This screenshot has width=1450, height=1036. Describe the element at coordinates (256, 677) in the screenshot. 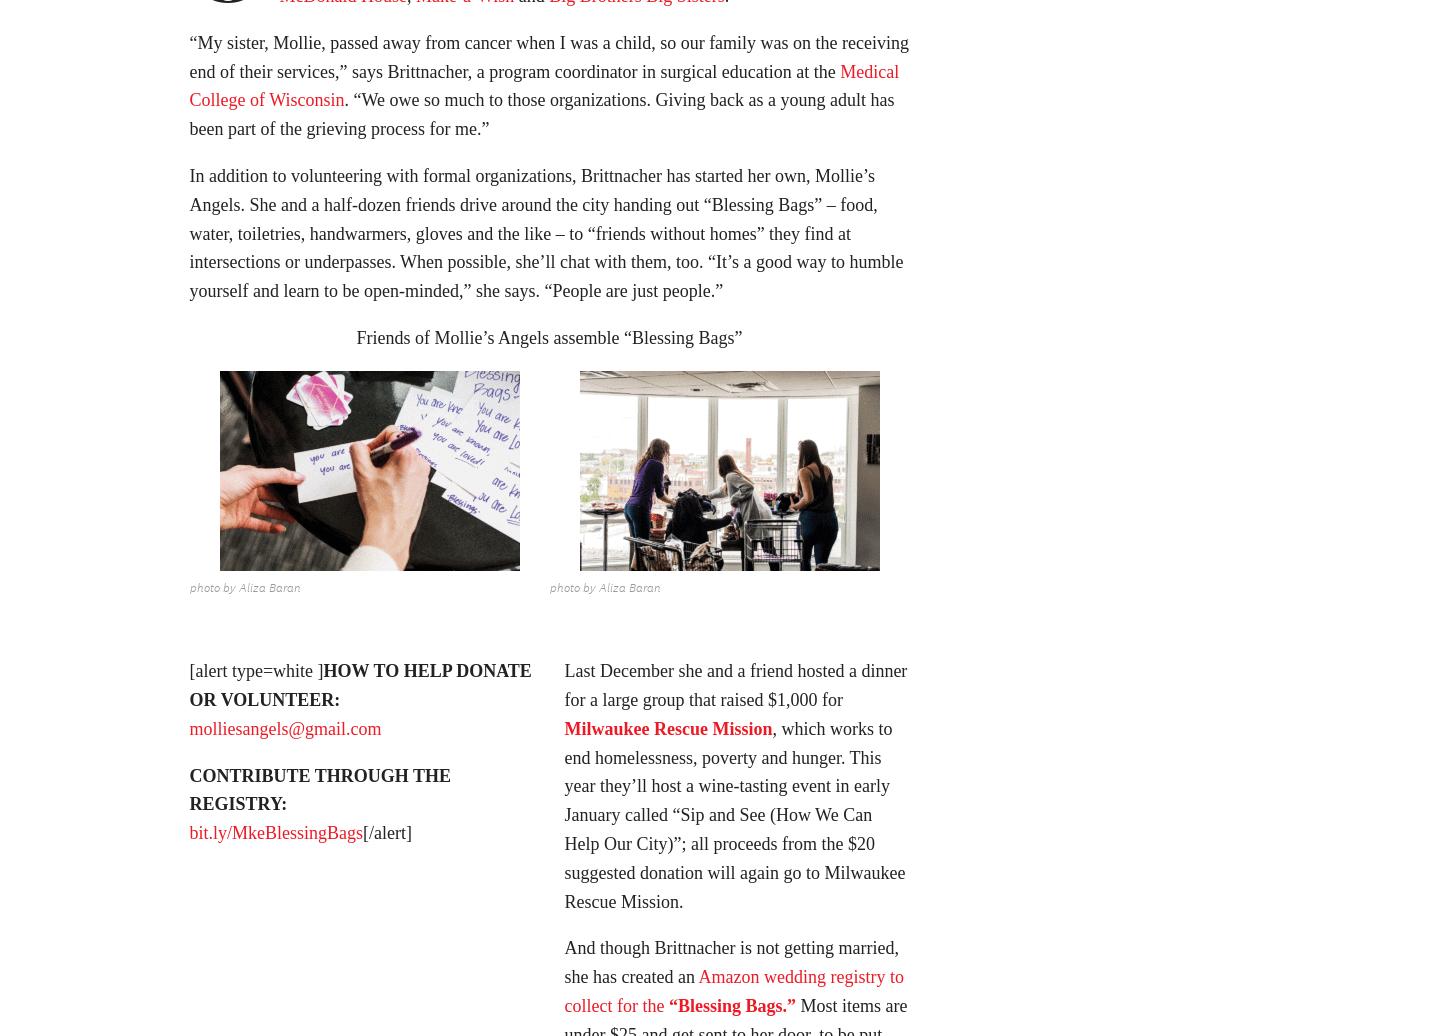

I see `'[alert type=white ]'` at that location.